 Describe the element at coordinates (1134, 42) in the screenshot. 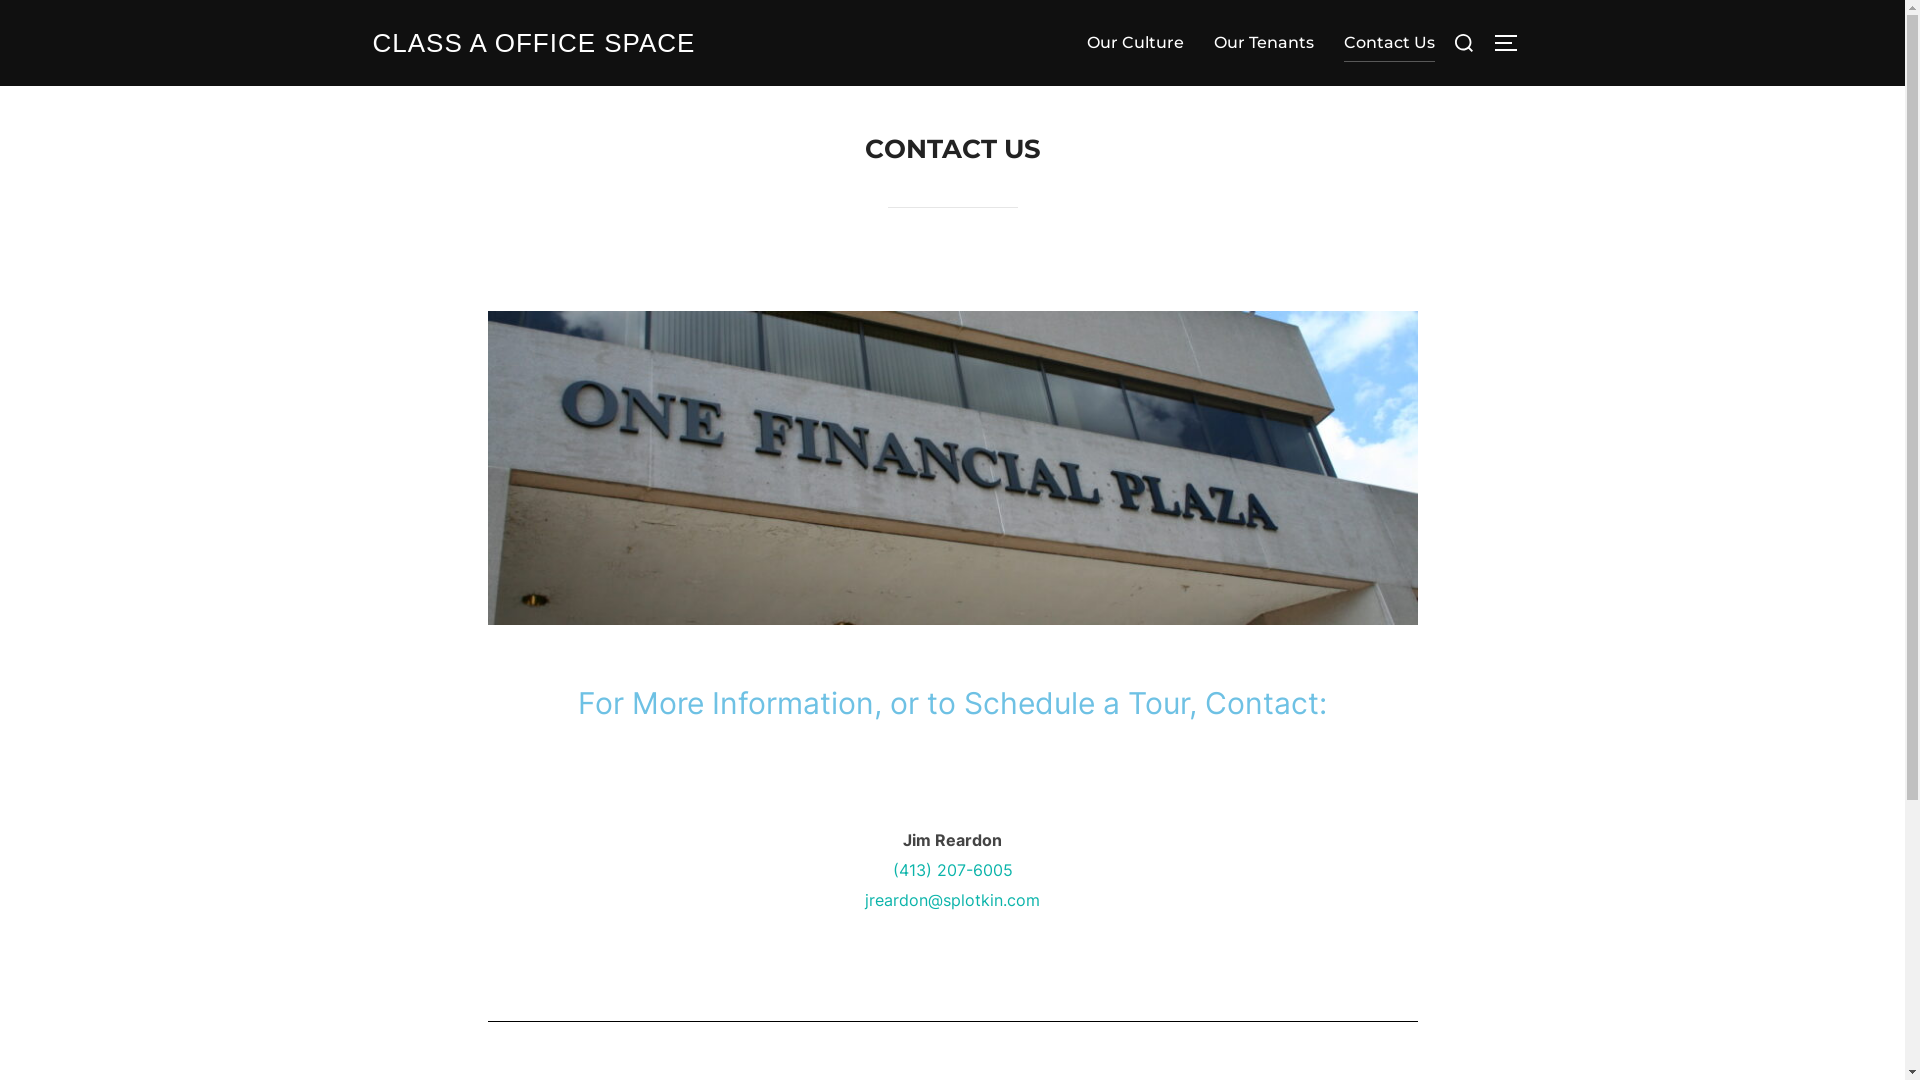

I see `'Our Culture'` at that location.